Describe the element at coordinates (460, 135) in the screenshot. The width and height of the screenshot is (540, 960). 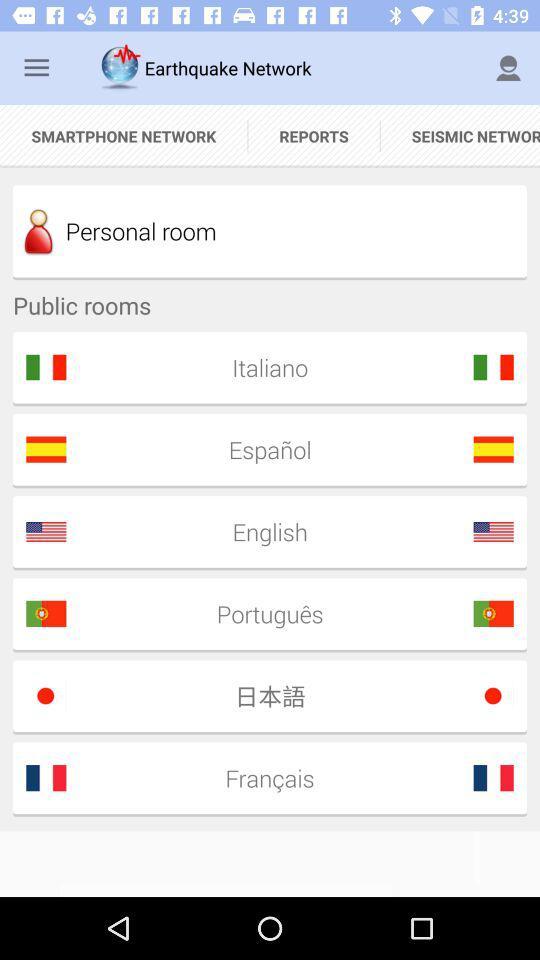
I see `seismic networks` at that location.